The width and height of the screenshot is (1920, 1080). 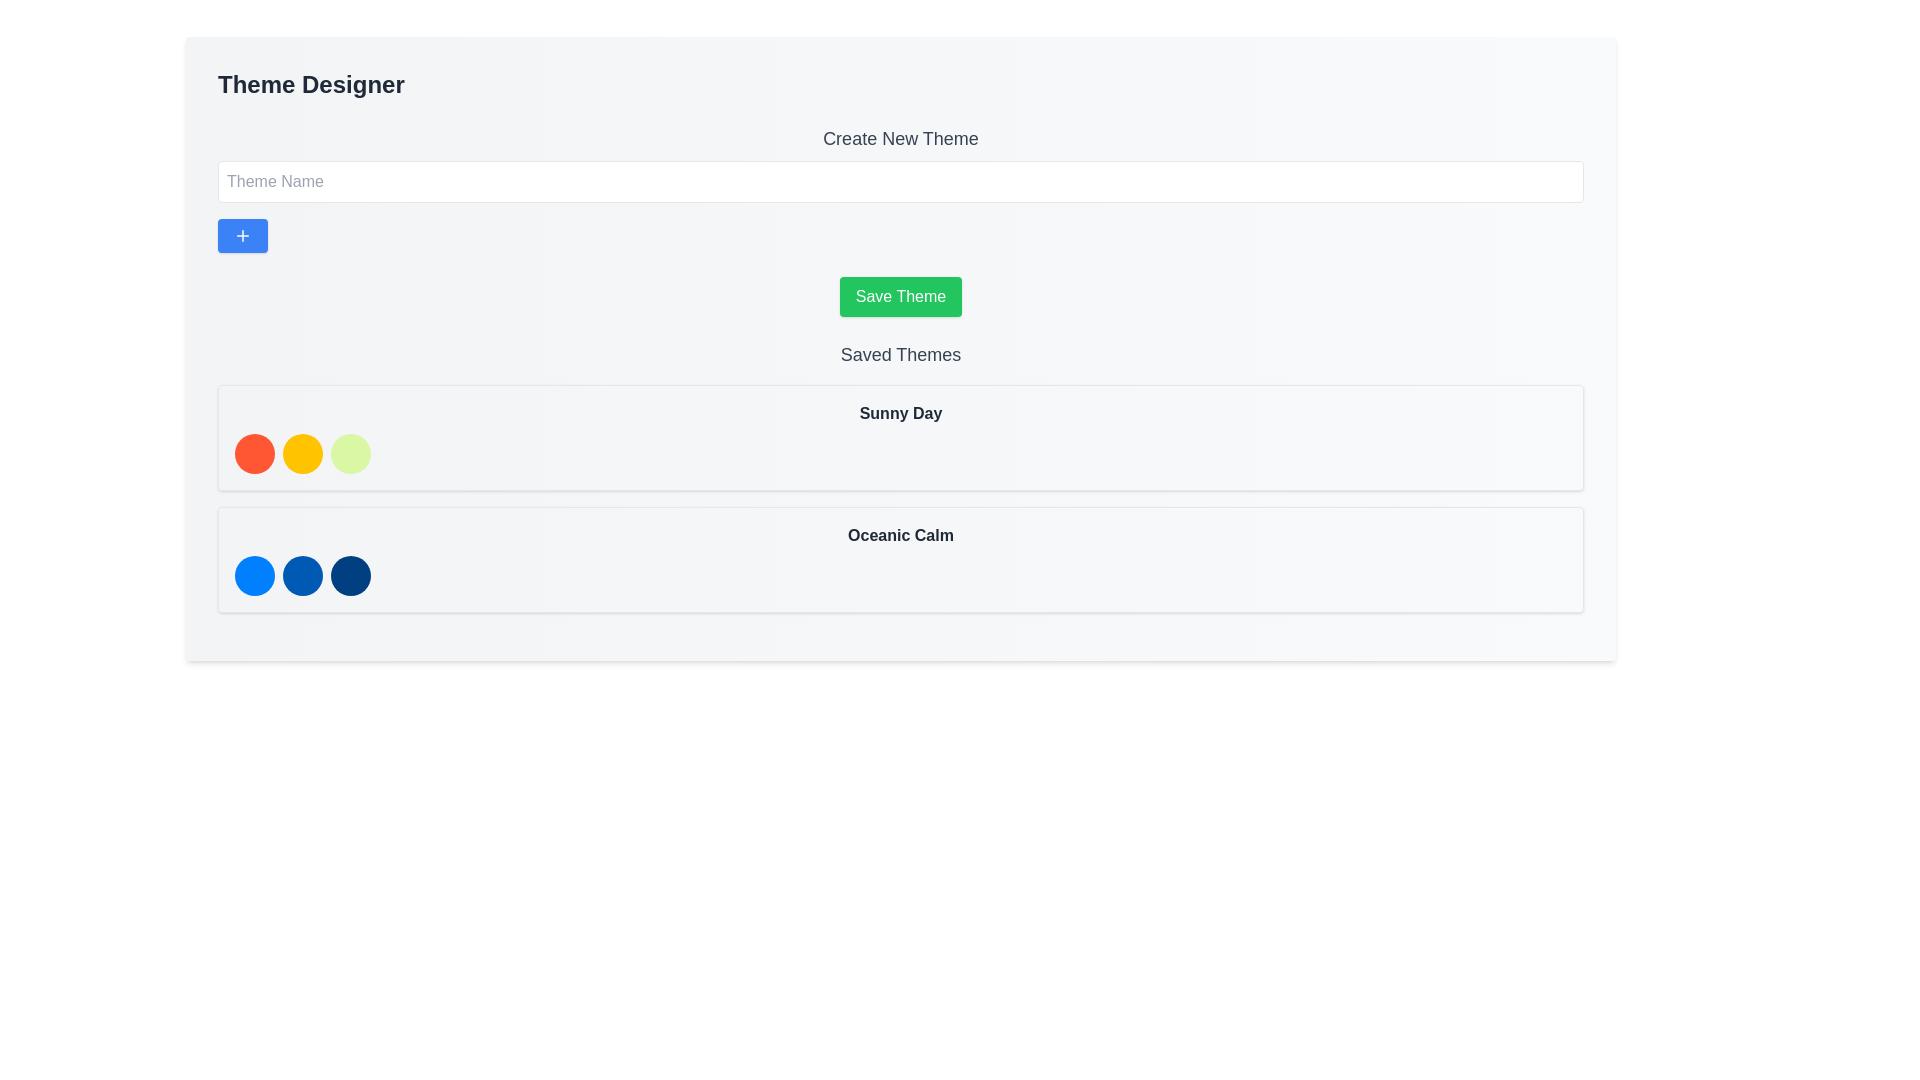 What do you see at coordinates (310, 83) in the screenshot?
I see `the static text header reading 'Theme Designer', which is styled in bold and large font, located near the top left of the interface above the 'Theme Name' input field` at bounding box center [310, 83].